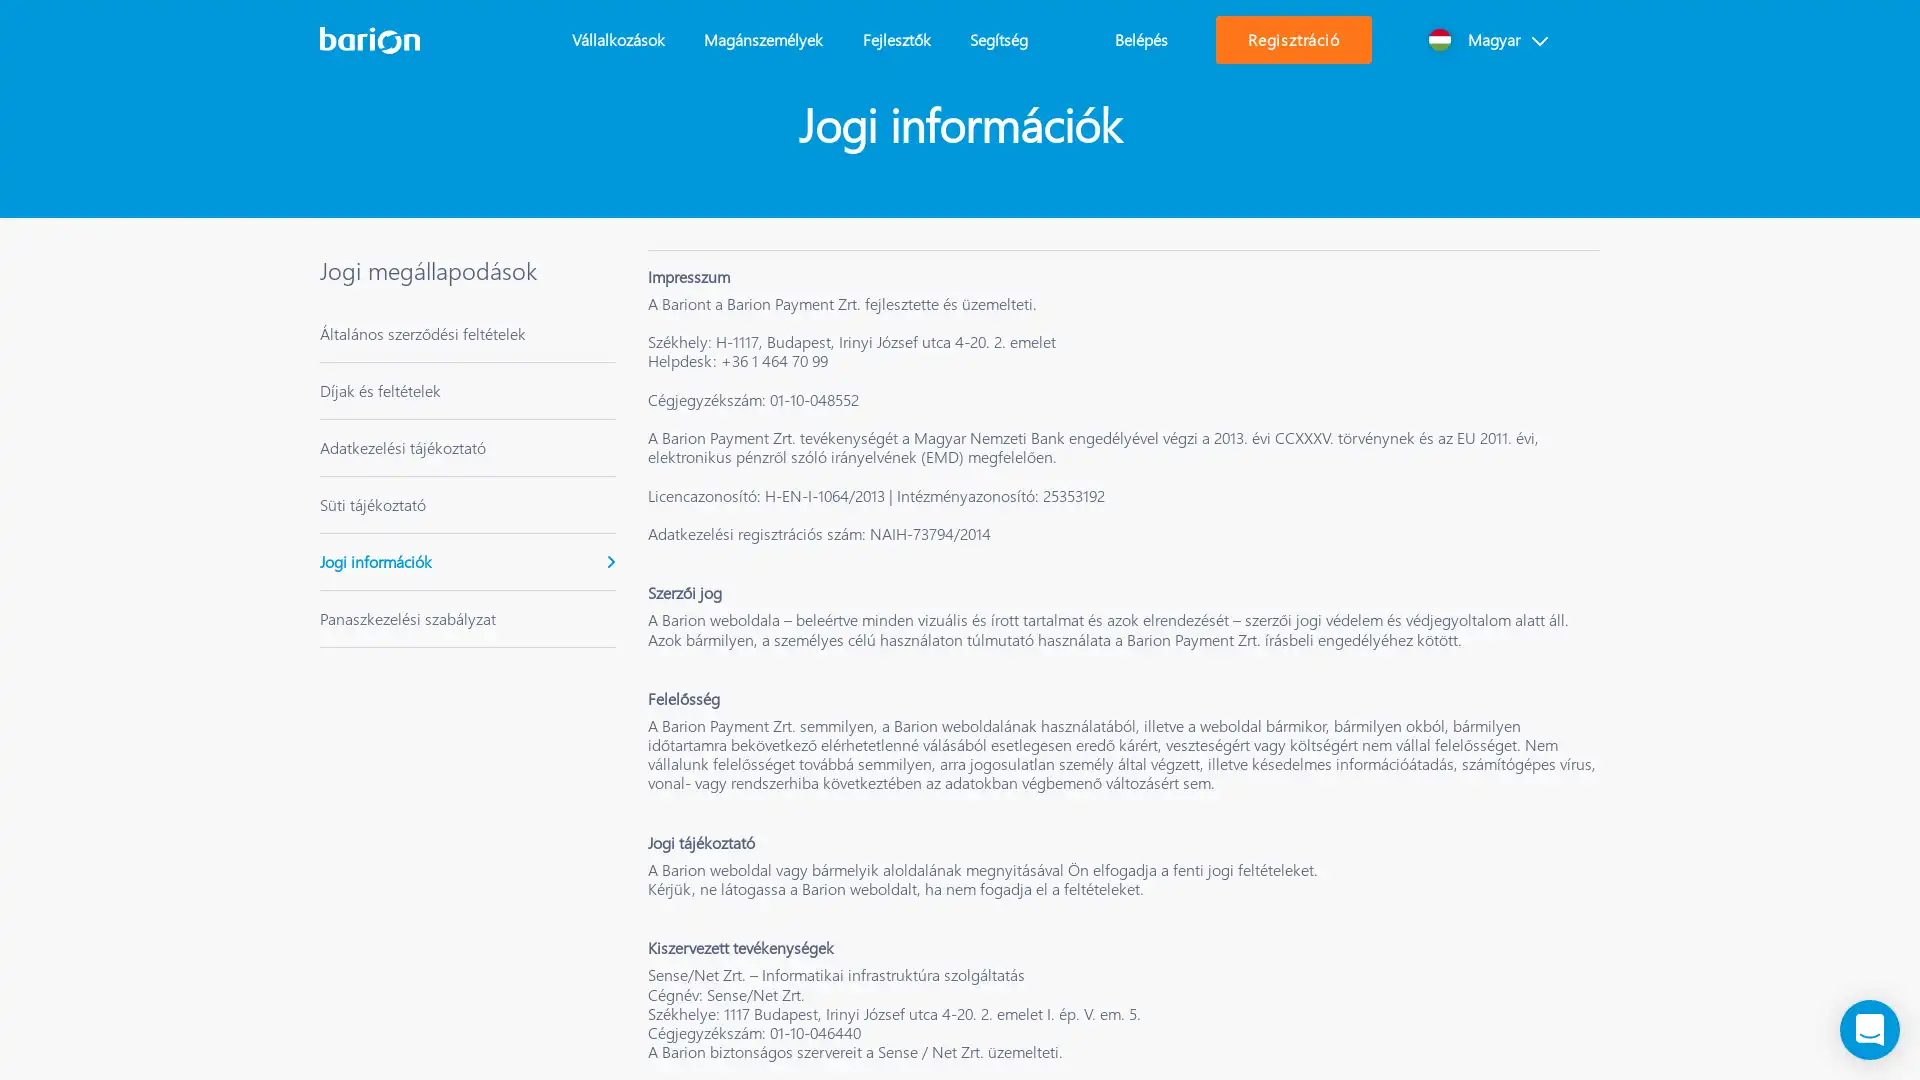  Describe the element at coordinates (1869, 1029) in the screenshot. I see `Load Chat` at that location.